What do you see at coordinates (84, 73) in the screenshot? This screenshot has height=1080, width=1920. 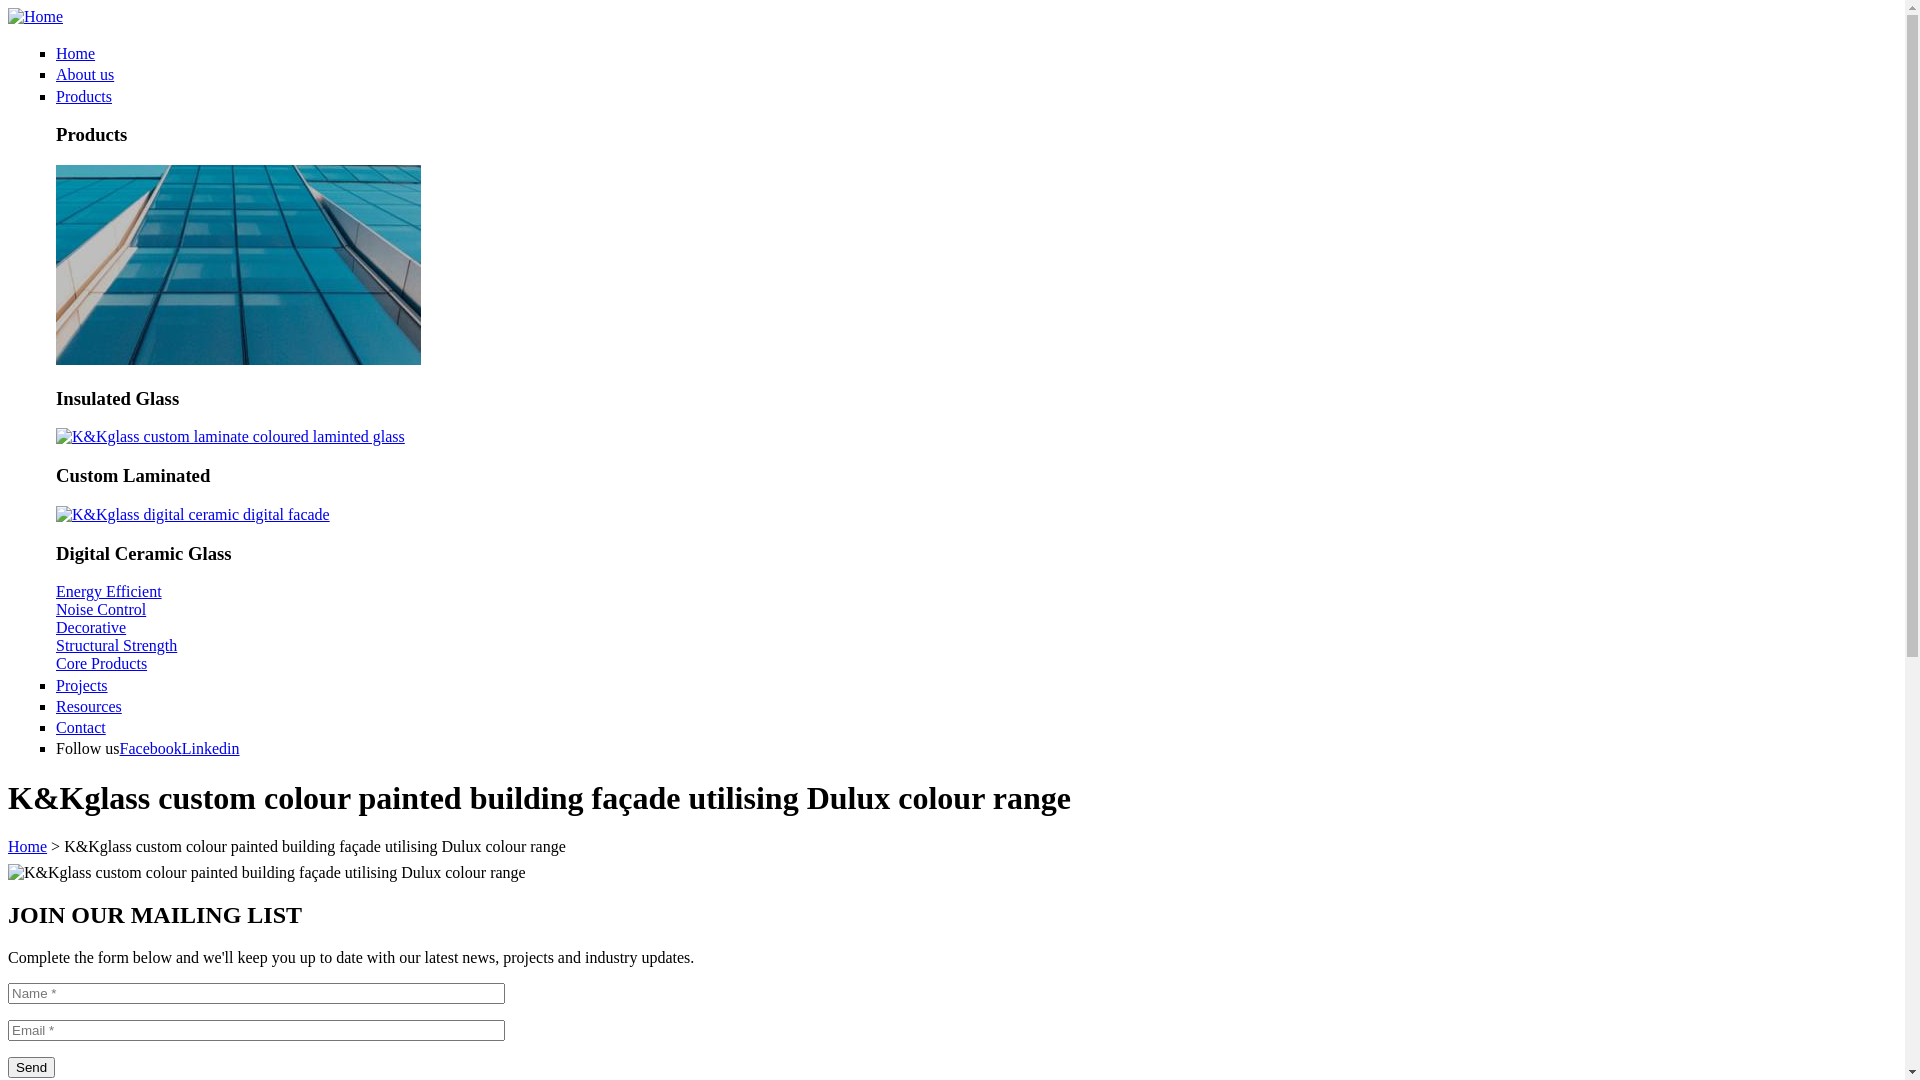 I see `'About us'` at bounding box center [84, 73].